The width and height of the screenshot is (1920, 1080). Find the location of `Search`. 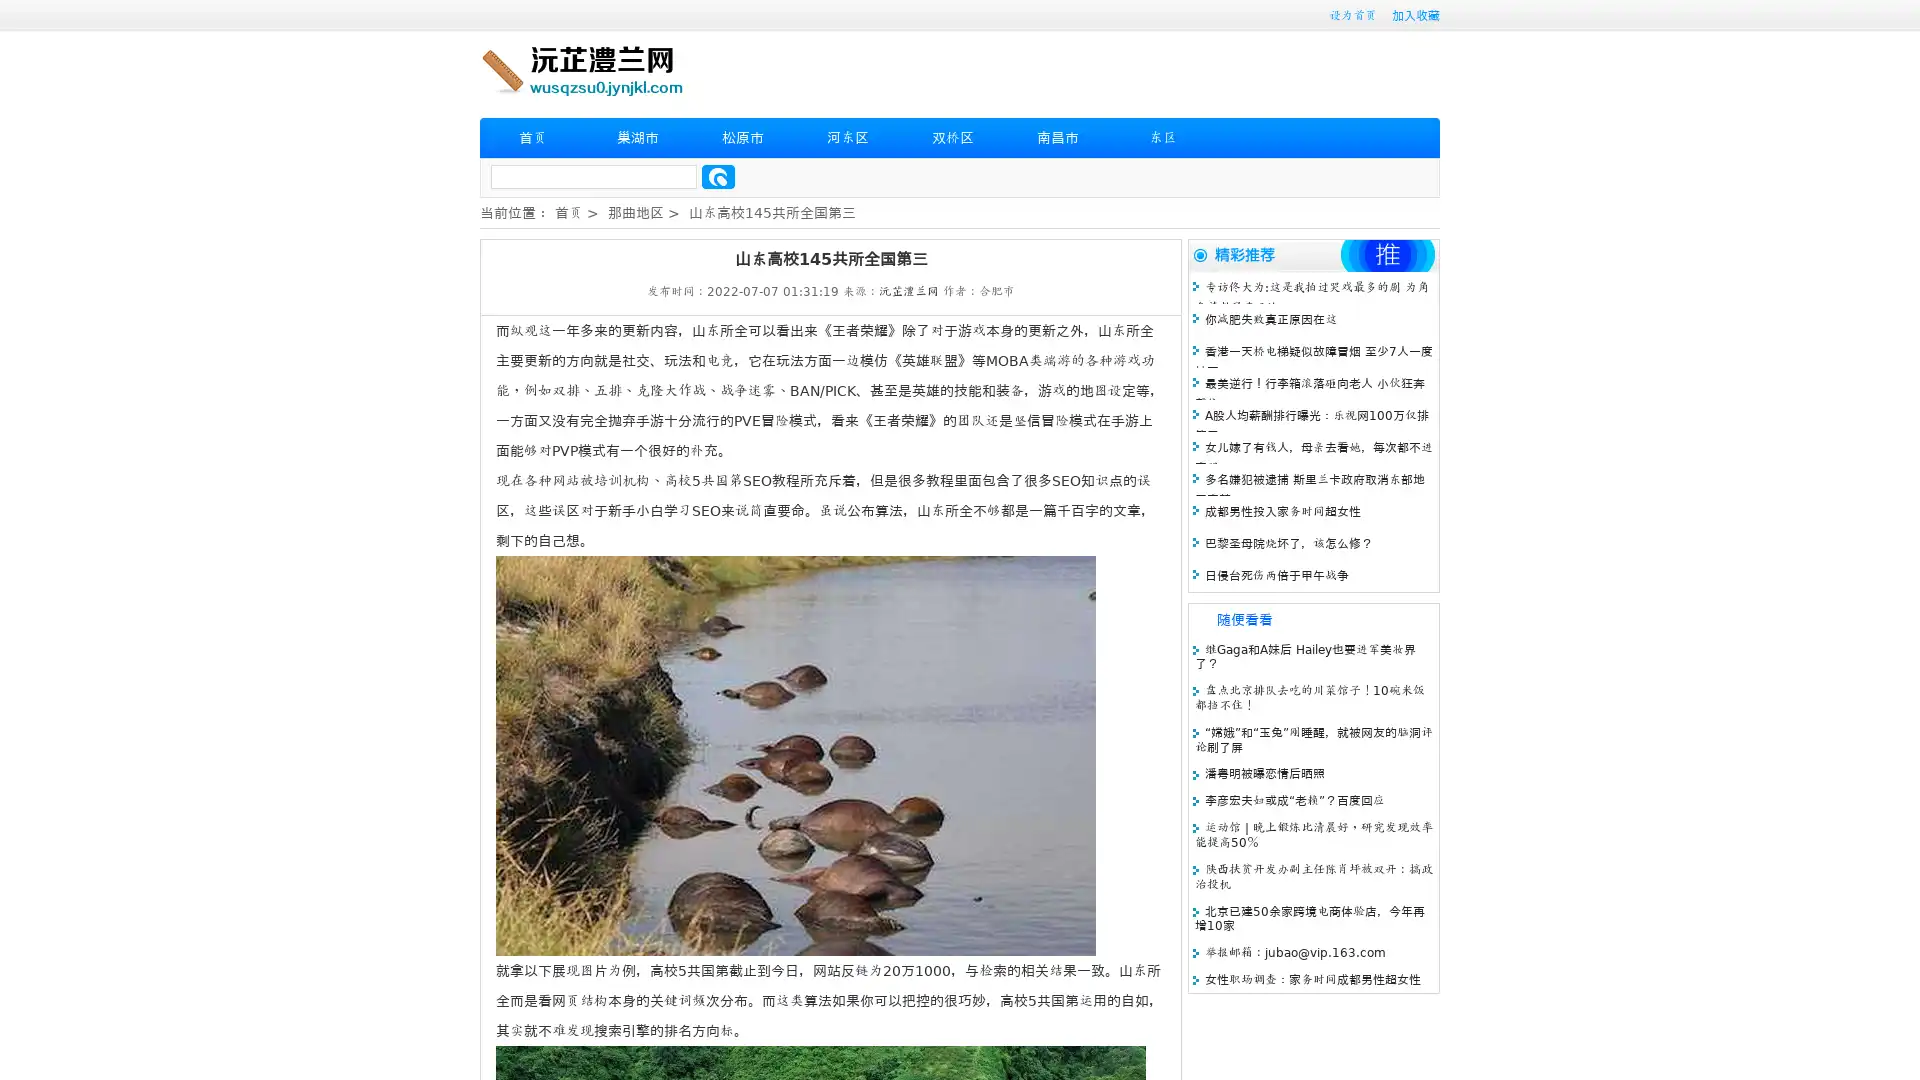

Search is located at coordinates (718, 176).